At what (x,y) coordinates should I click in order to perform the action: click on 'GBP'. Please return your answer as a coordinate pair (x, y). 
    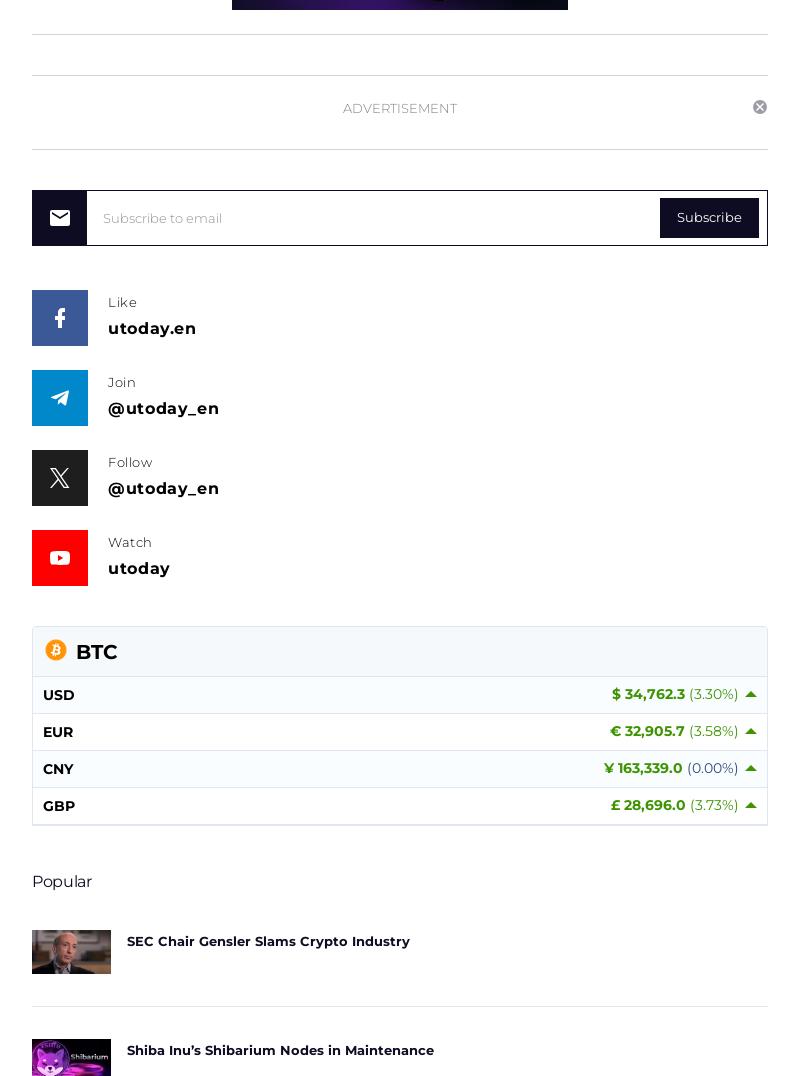
    Looking at the image, I should click on (41, 804).